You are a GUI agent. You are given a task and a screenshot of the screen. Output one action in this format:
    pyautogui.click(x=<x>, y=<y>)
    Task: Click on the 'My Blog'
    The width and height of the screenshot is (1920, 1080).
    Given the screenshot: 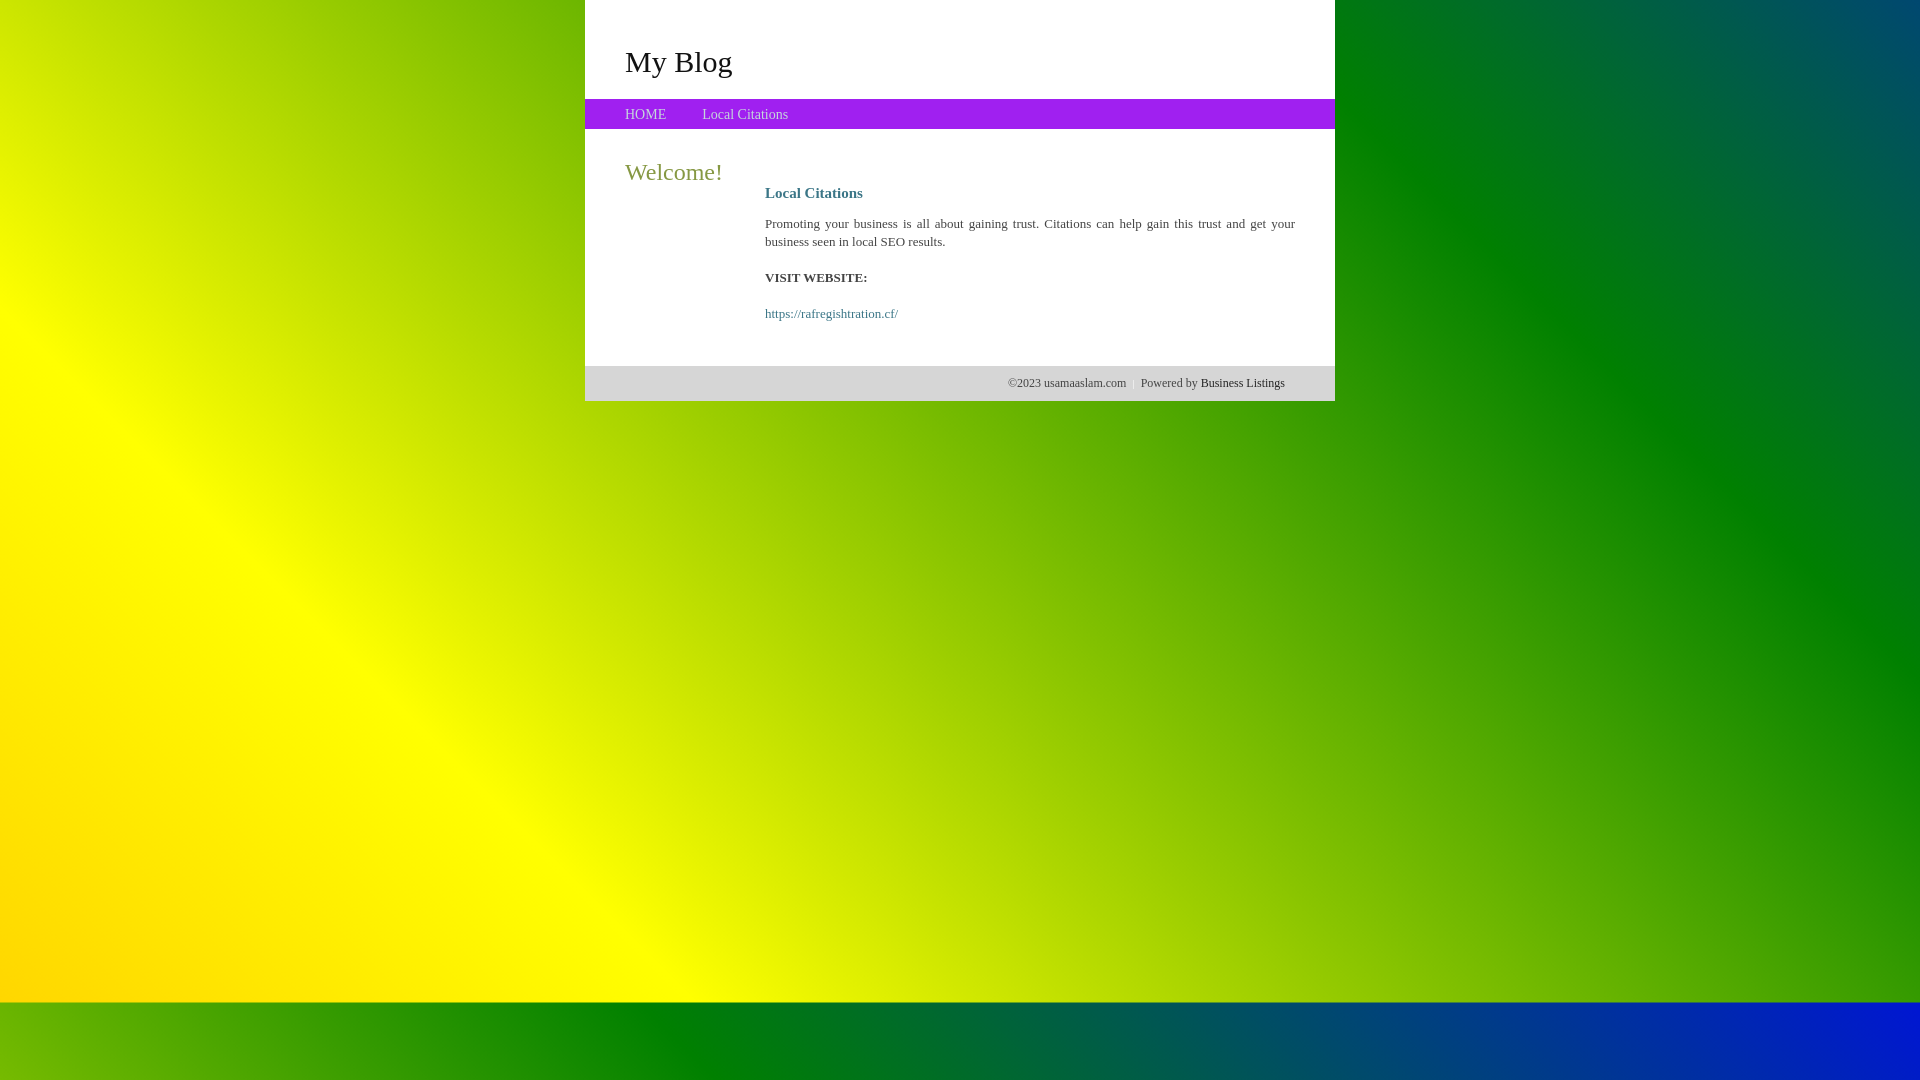 What is the action you would take?
    pyautogui.click(x=678, y=60)
    